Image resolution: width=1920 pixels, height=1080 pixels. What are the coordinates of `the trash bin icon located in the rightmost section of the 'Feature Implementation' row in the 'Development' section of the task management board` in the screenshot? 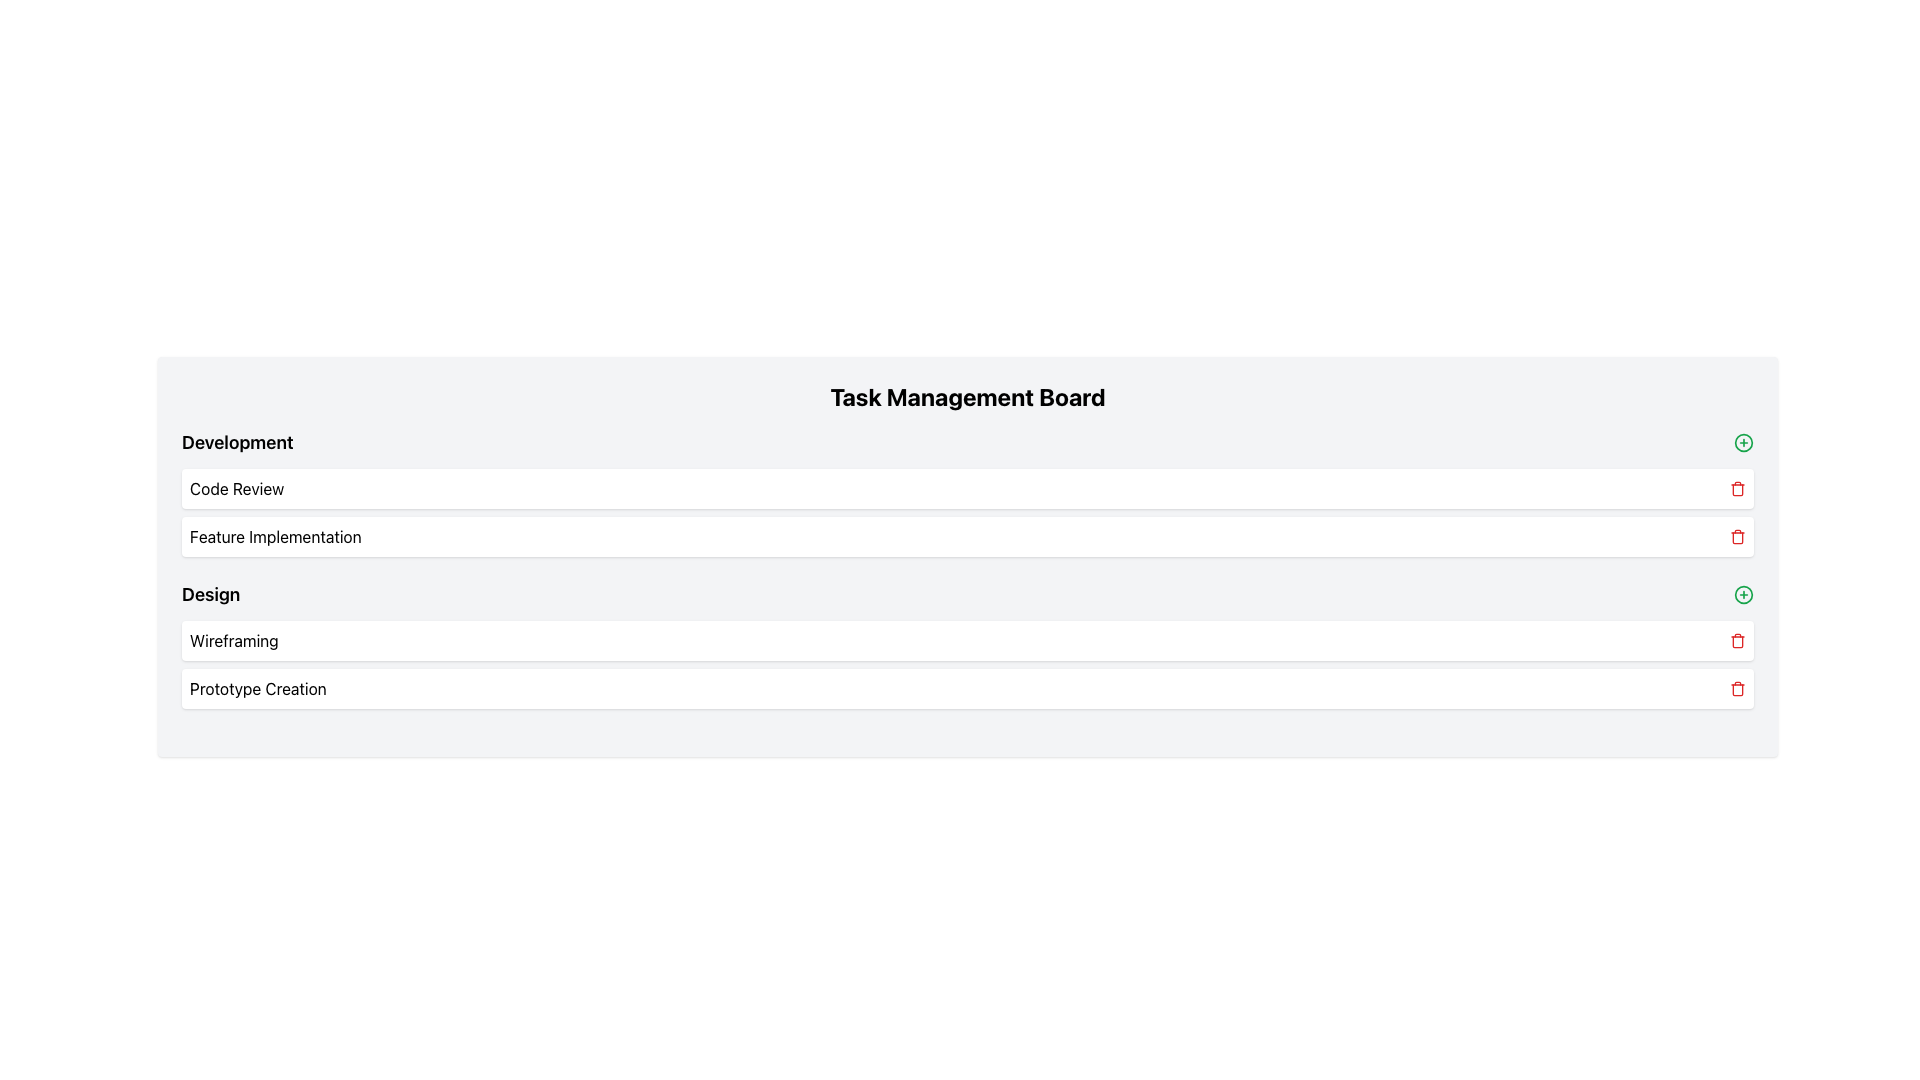 It's located at (1736, 536).